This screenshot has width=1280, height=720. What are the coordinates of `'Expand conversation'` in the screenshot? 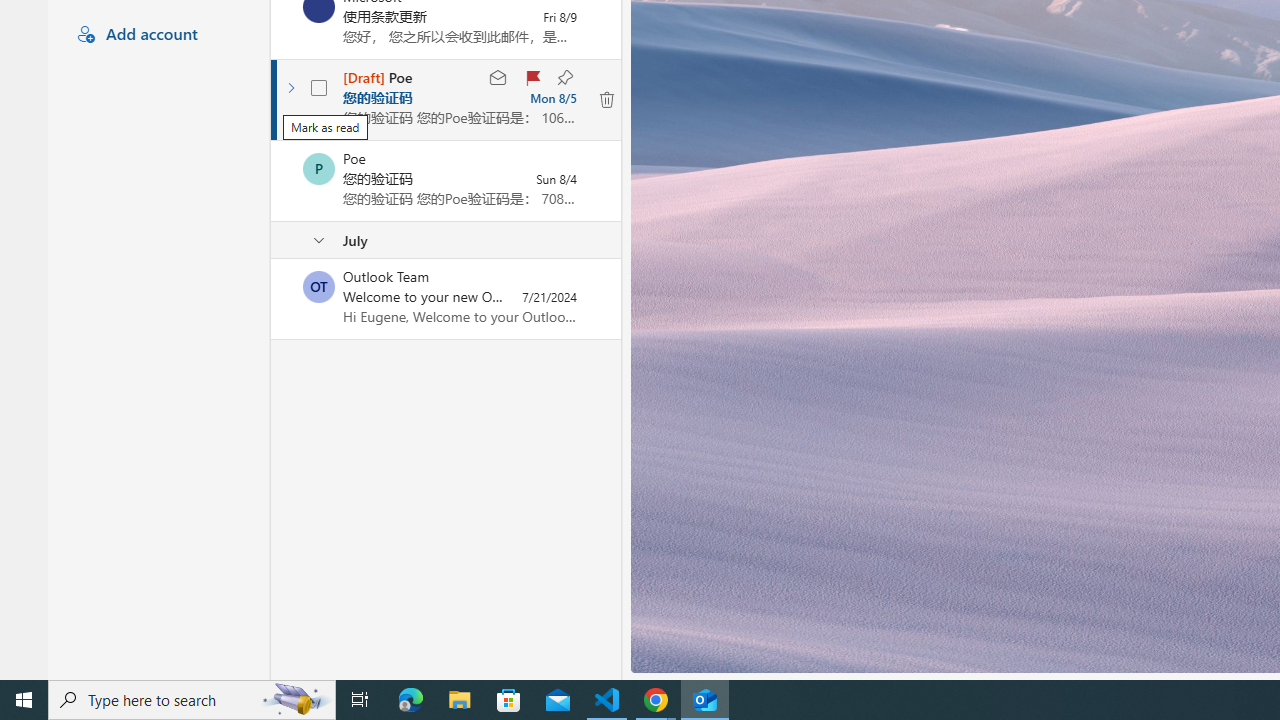 It's located at (290, 87).